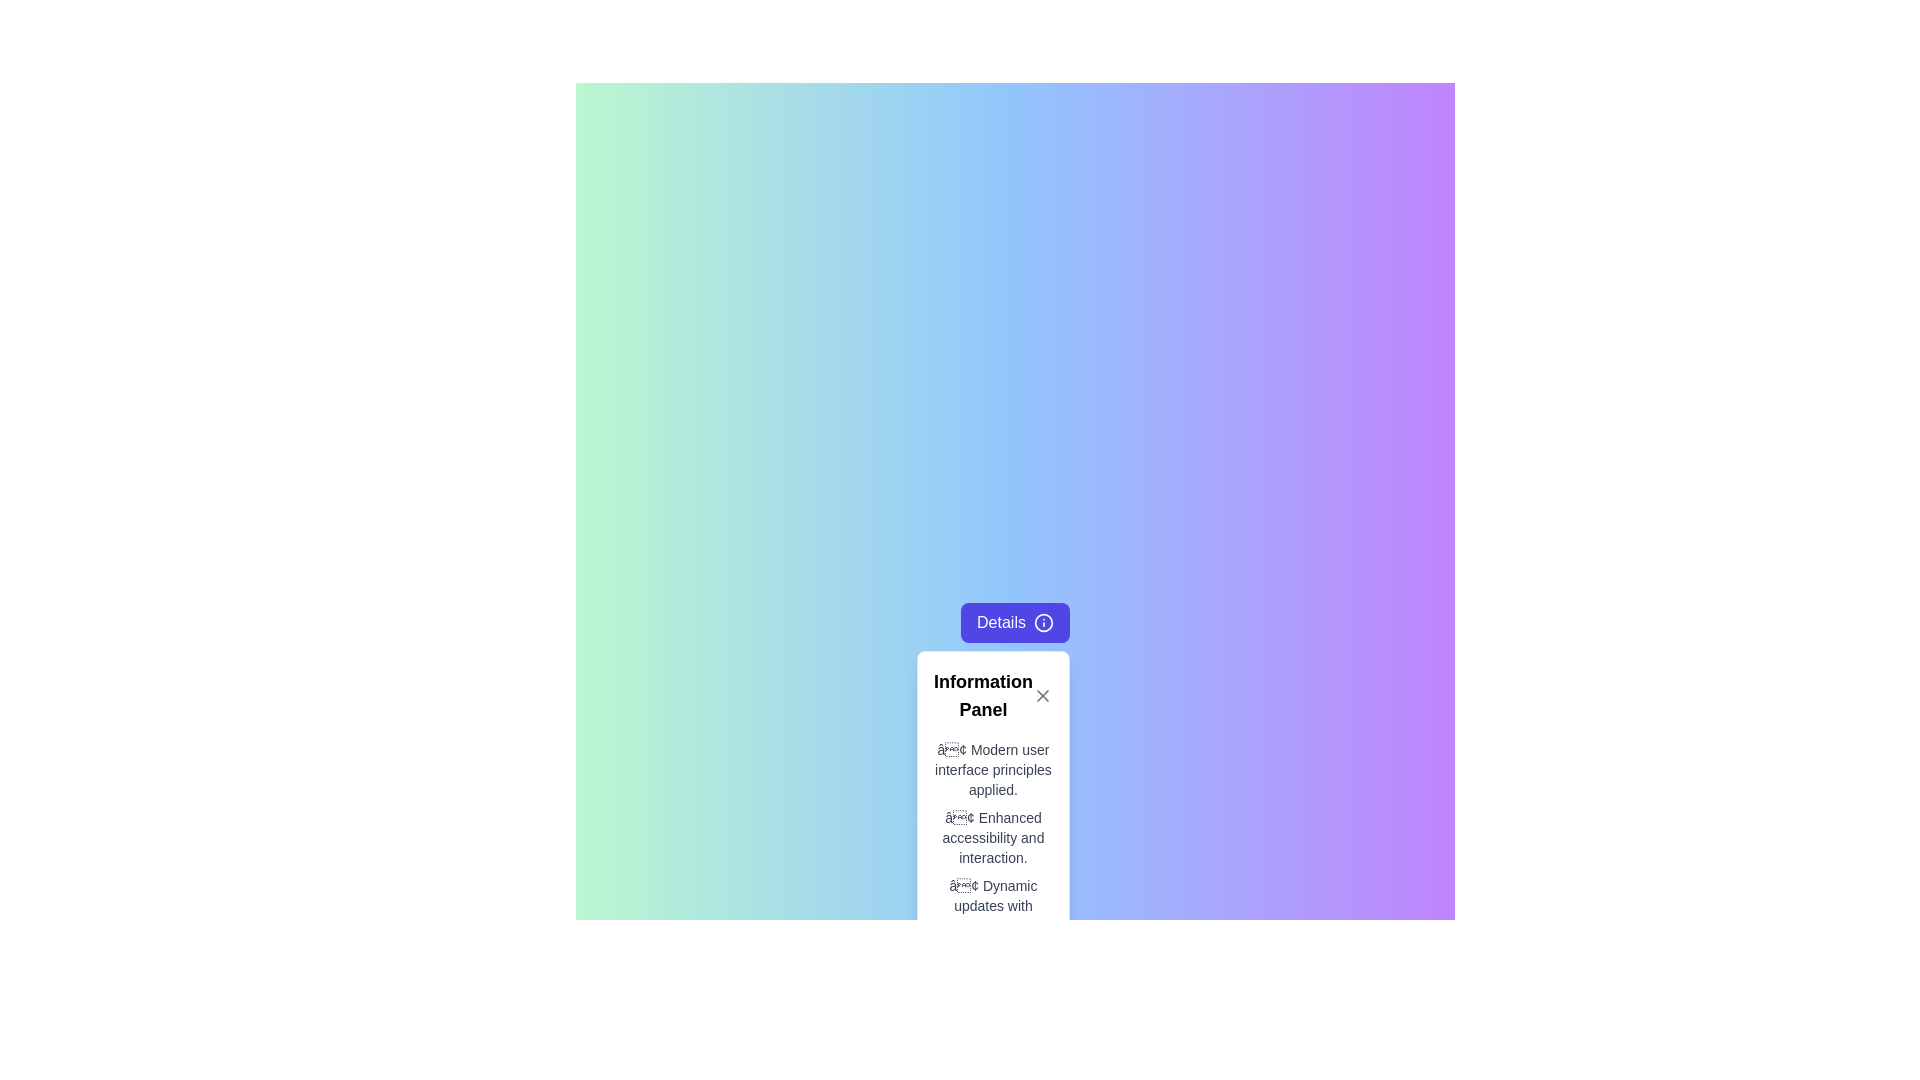  I want to click on the static text label located at the far left of the panel, which describes the content of the panel to users, so click(983, 694).